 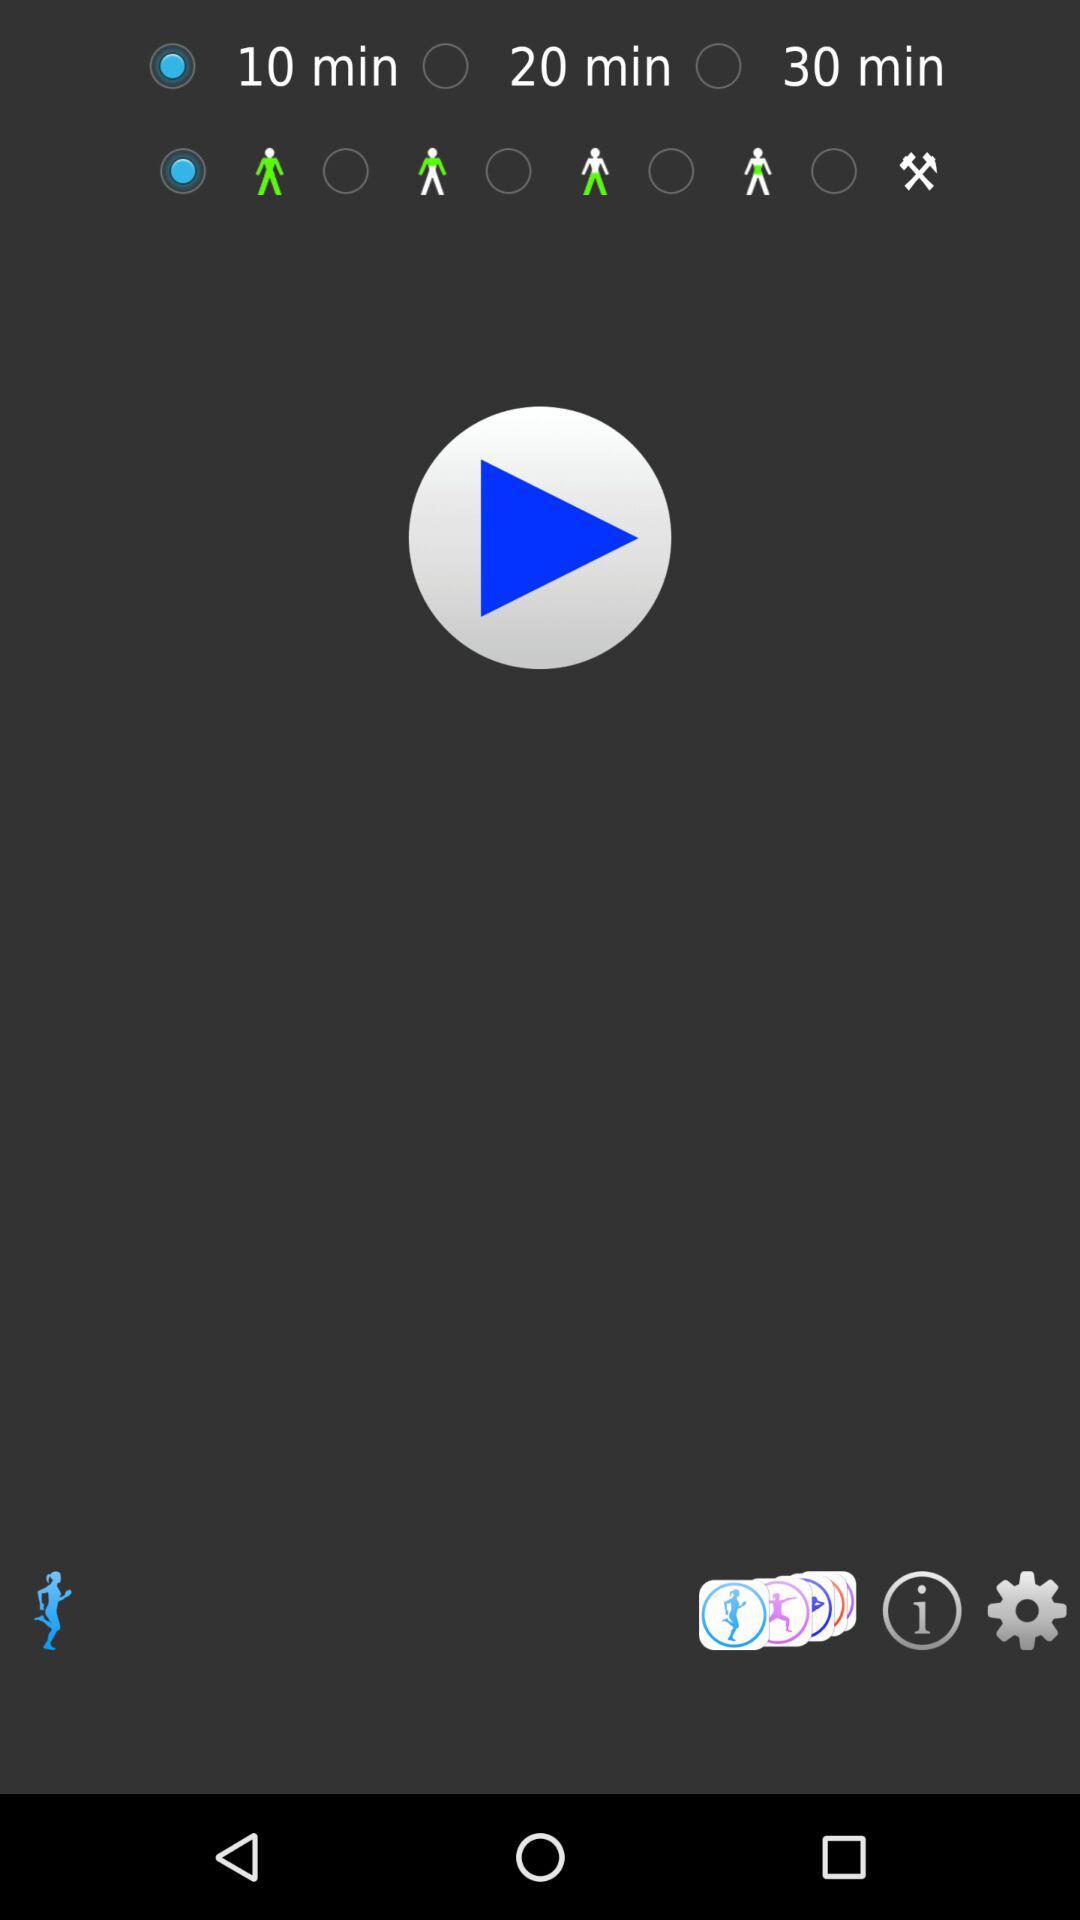 What do you see at coordinates (355, 171) in the screenshot?
I see `user` at bounding box center [355, 171].